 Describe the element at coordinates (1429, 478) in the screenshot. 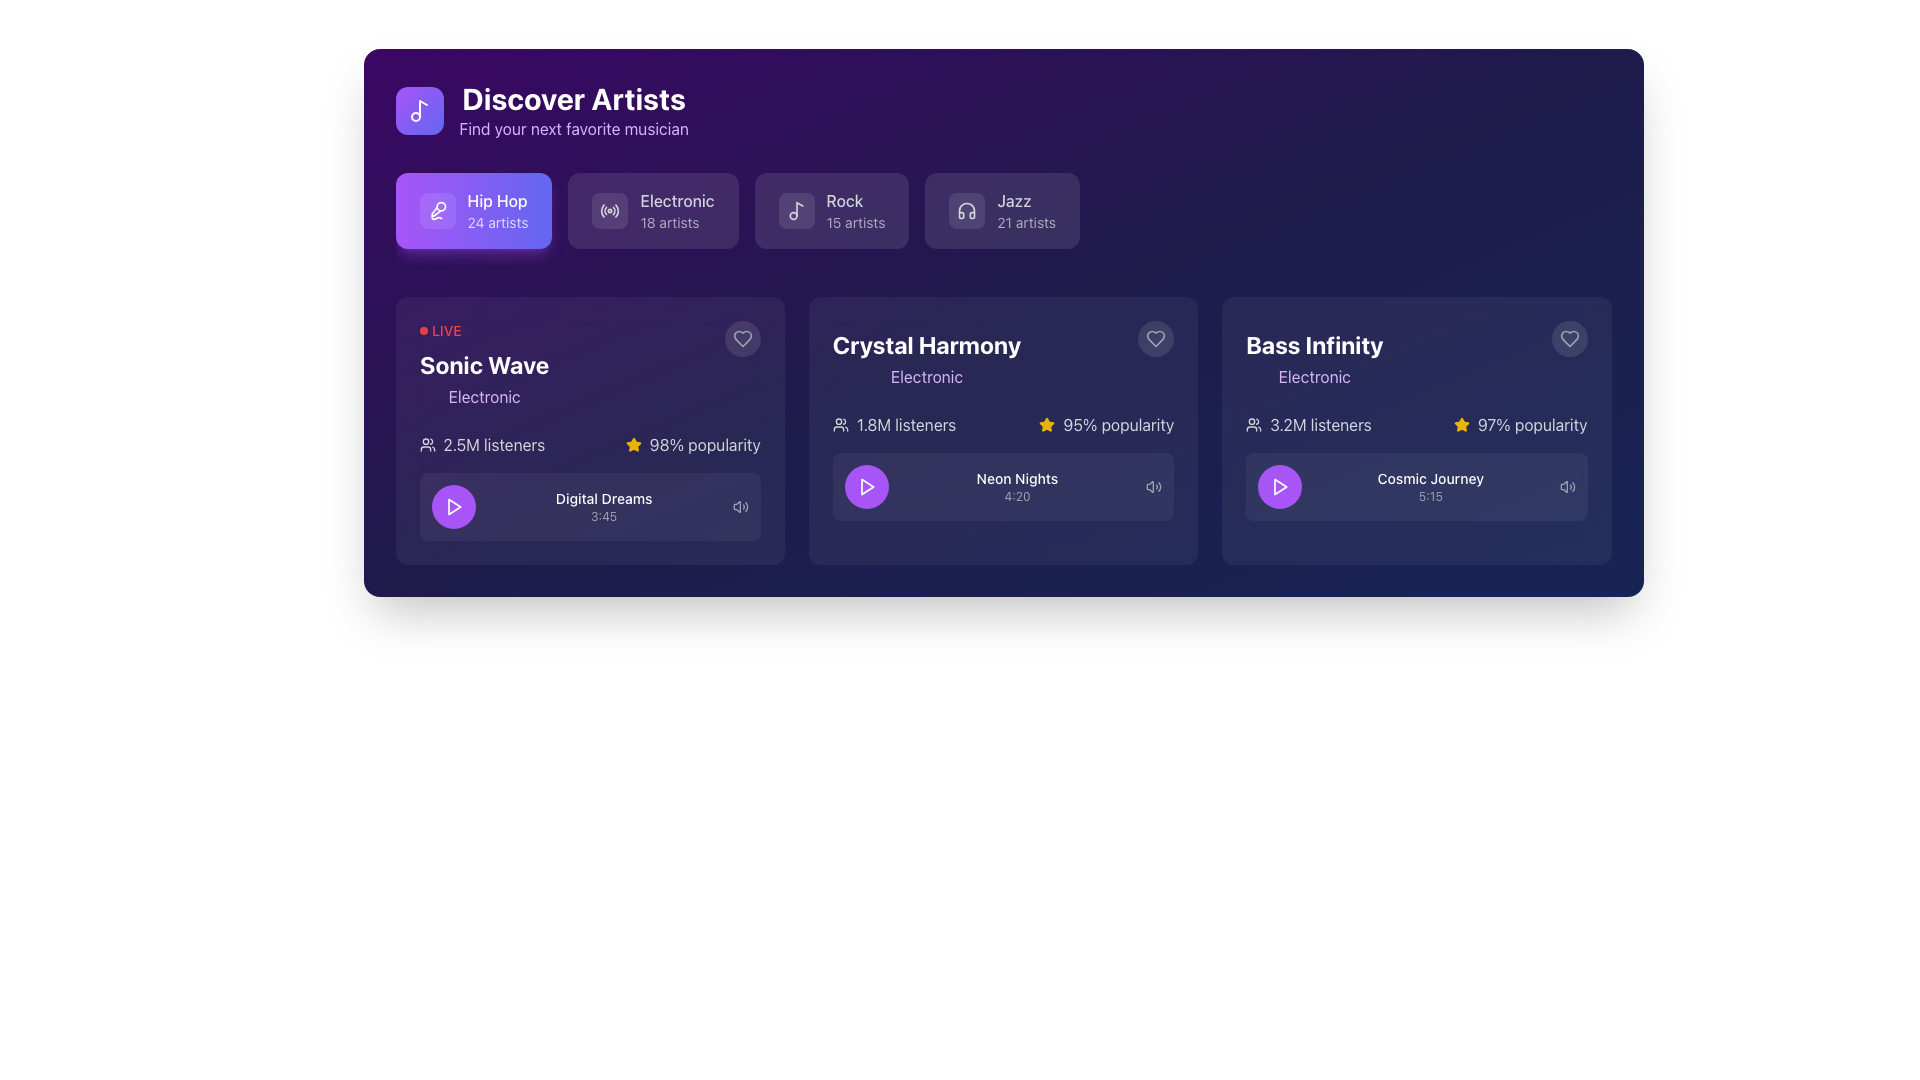

I see `the song title label located in the 'Bass Infinity' section, which is positioned near the center of the card under the play button` at that location.